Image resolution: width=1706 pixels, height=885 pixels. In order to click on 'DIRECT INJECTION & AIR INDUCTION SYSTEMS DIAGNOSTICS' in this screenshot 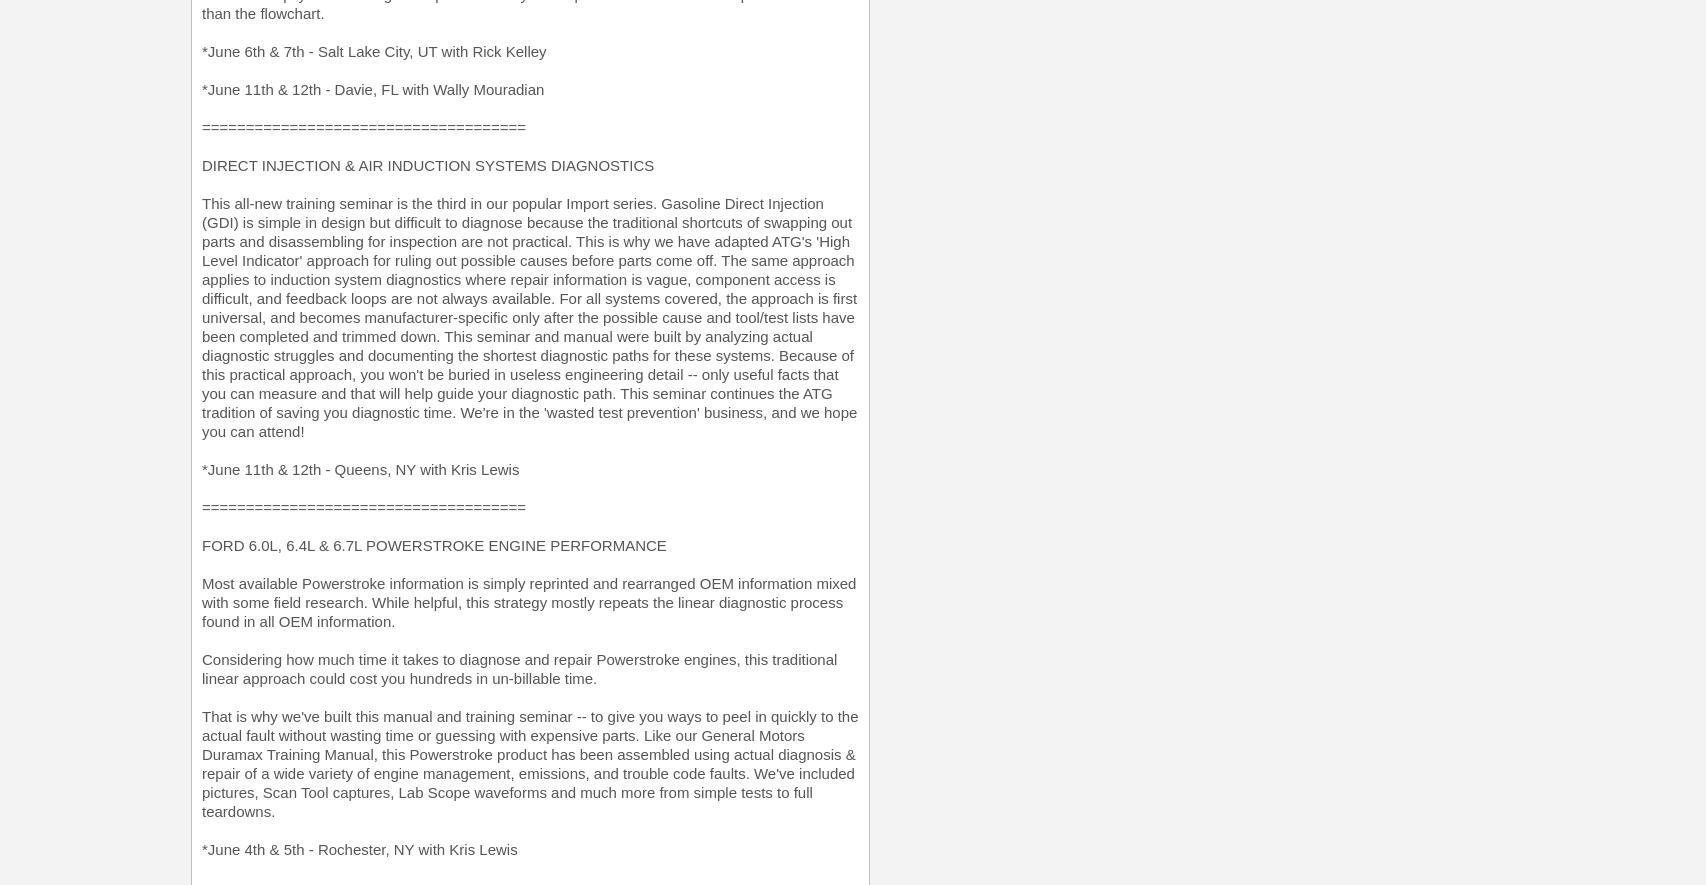, I will do `click(427, 165)`.